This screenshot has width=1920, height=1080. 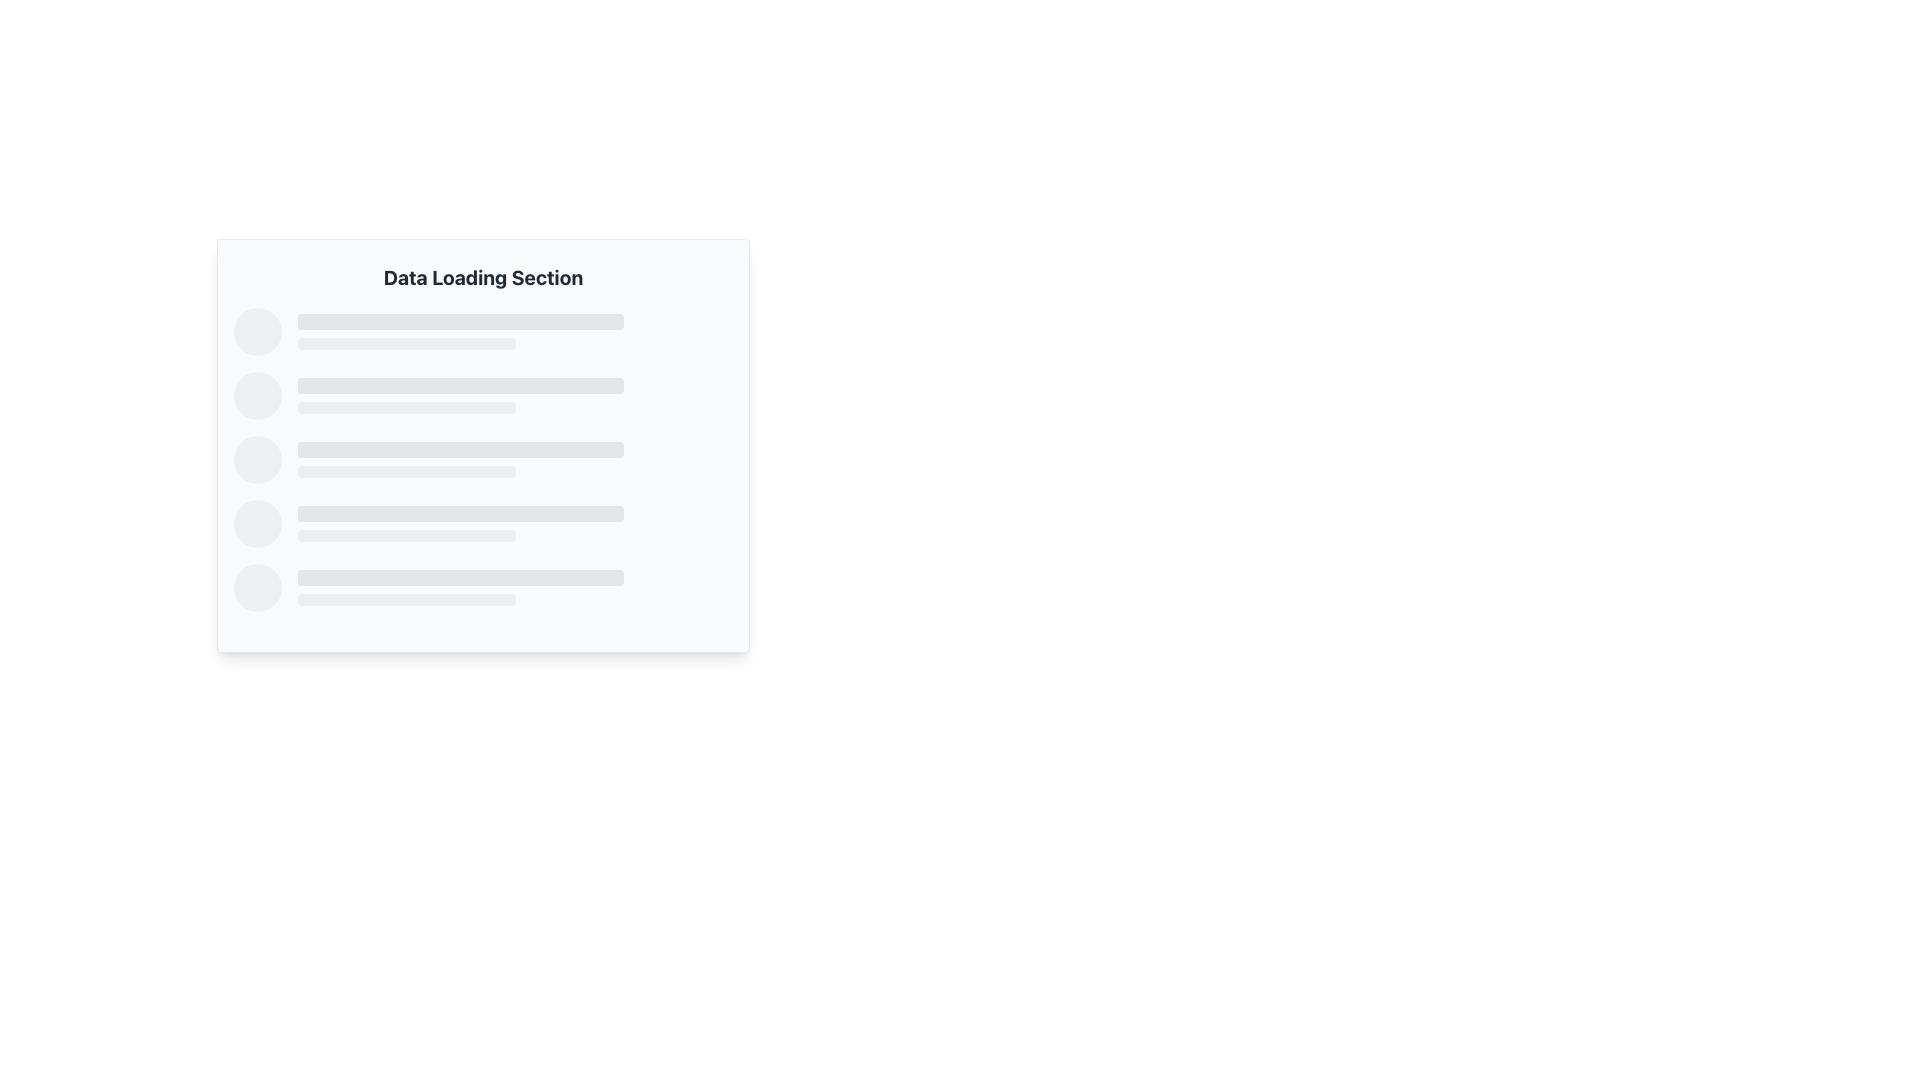 What do you see at coordinates (257, 586) in the screenshot?
I see `the circular indicator or placeholder with a light gray background, which is the first item in a horizontally aligned group of elements` at bounding box center [257, 586].